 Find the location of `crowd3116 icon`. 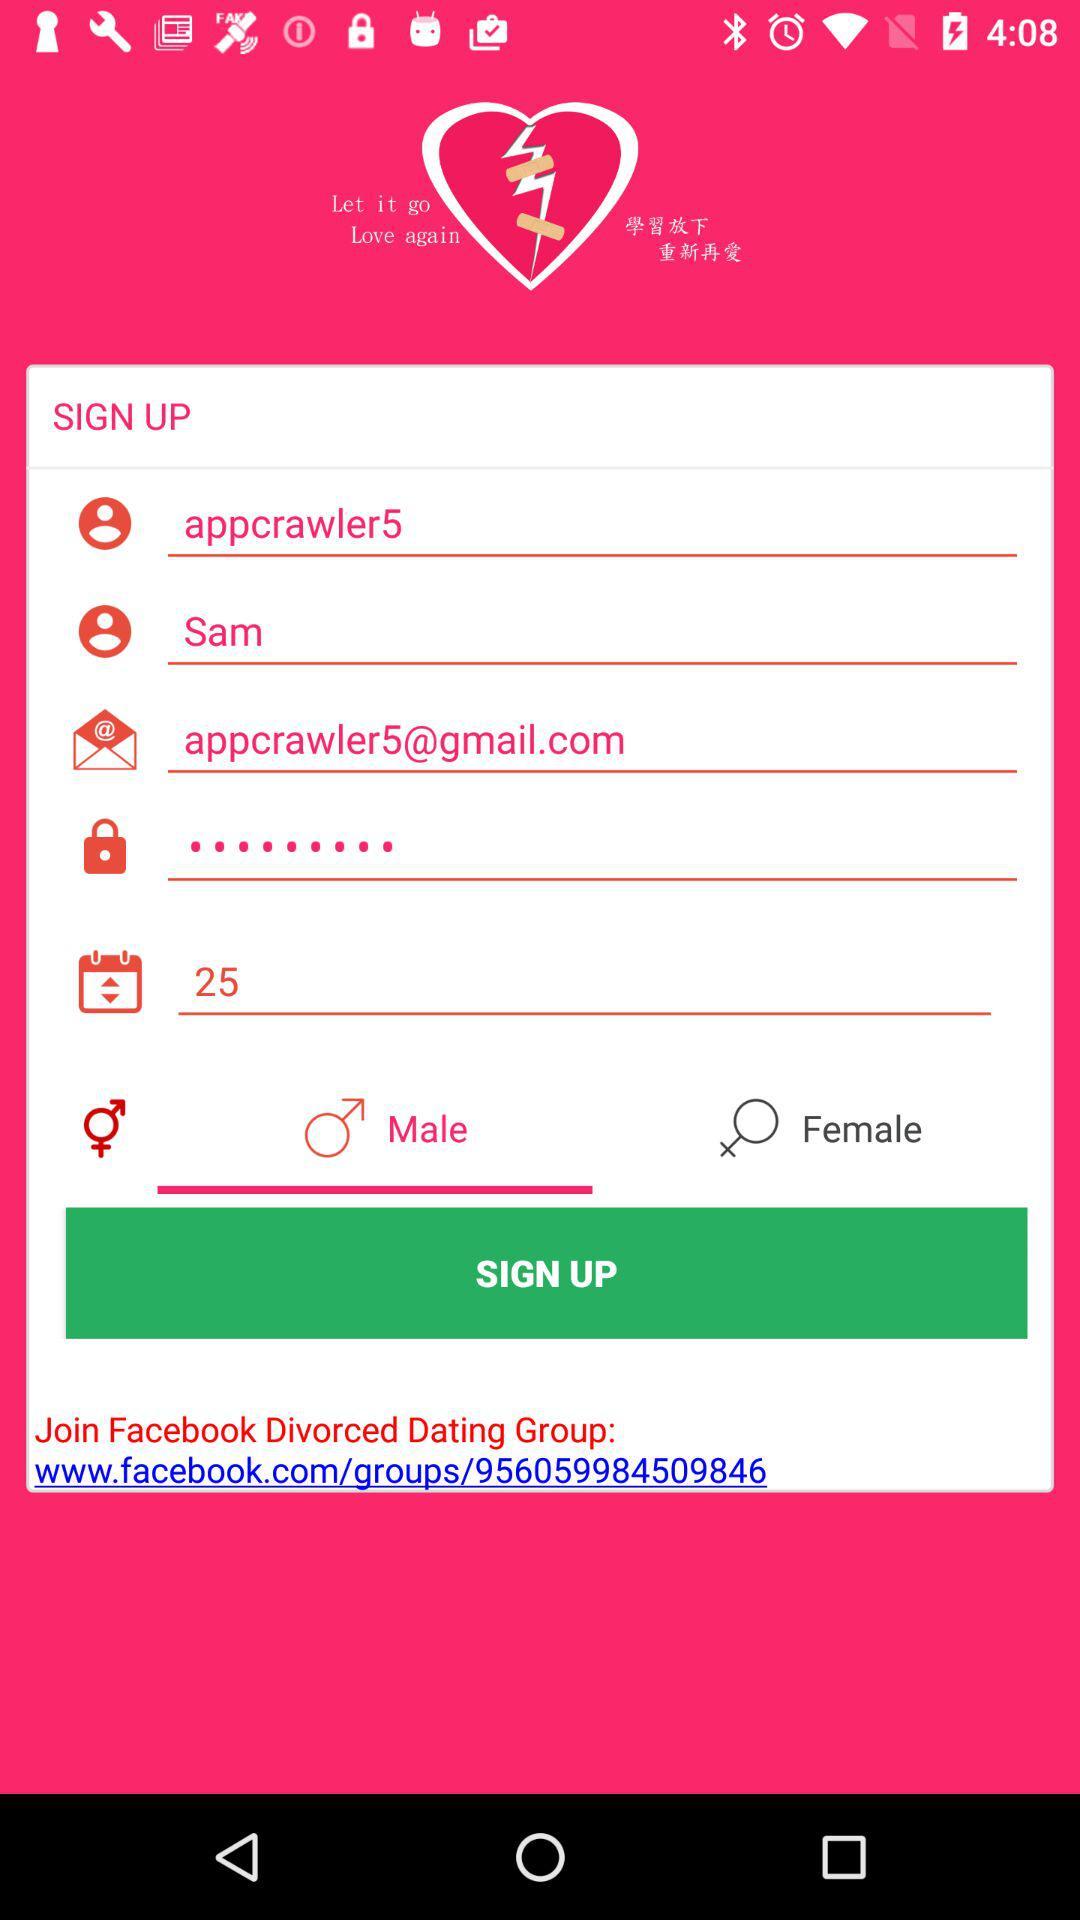

crowd3116 icon is located at coordinates (591, 847).